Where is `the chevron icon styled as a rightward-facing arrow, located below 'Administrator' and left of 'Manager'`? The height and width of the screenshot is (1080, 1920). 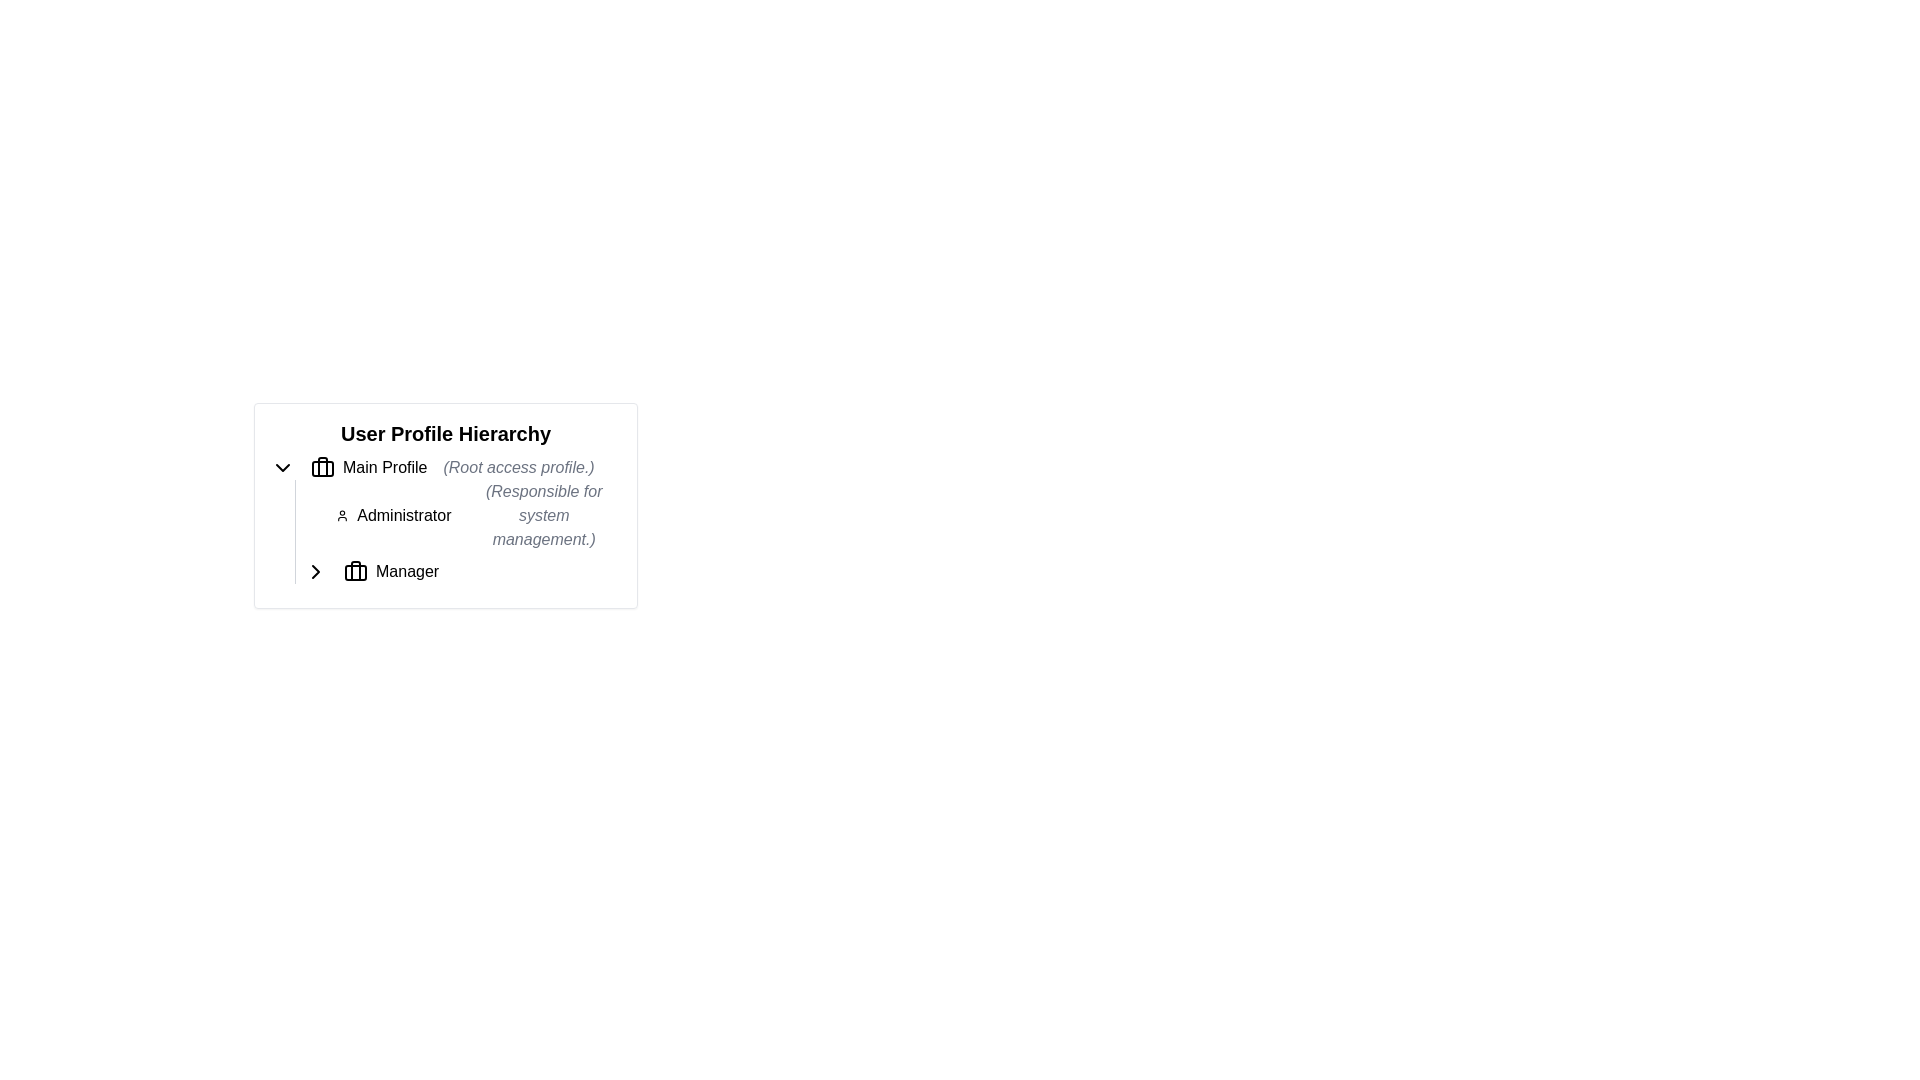
the chevron icon styled as a rightward-facing arrow, located below 'Administrator' and left of 'Manager' is located at coordinates (315, 571).